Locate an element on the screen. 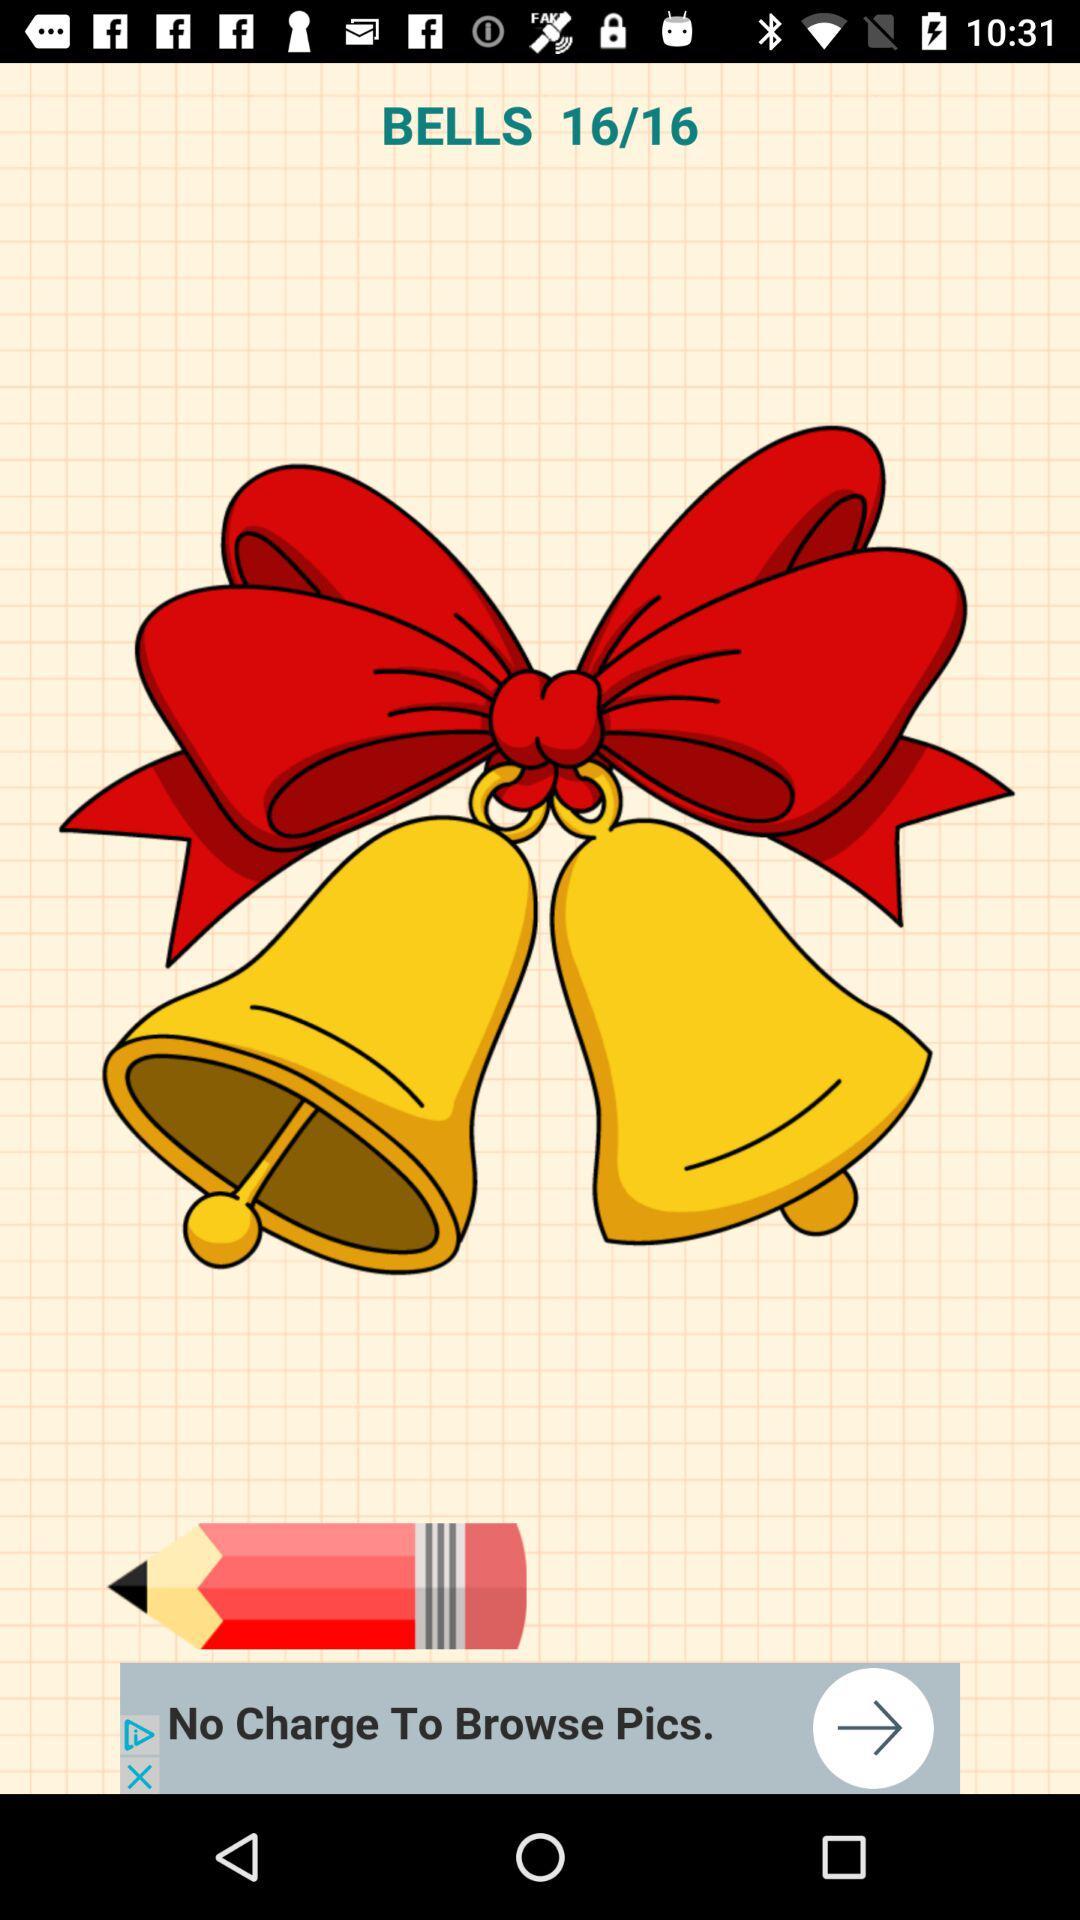 This screenshot has height=1920, width=1080. next is located at coordinates (540, 1727).